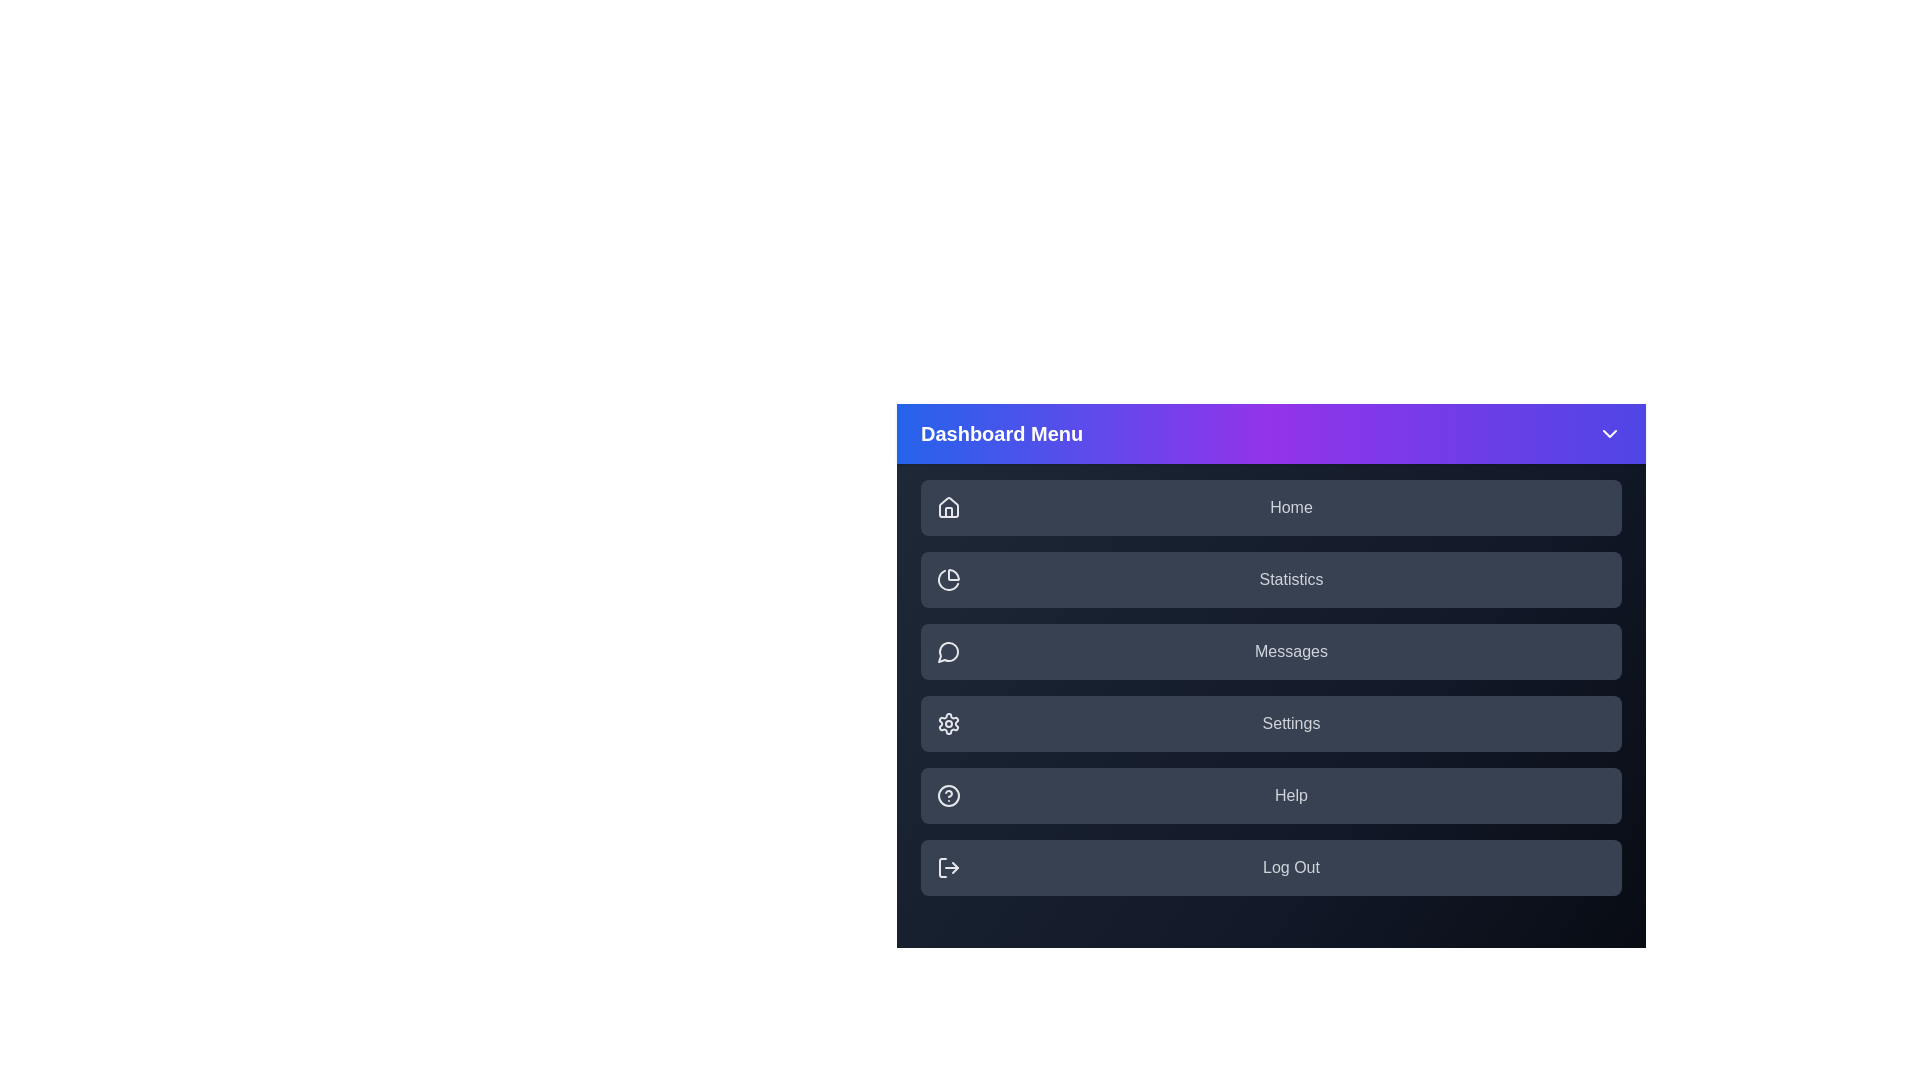 This screenshot has width=1920, height=1080. Describe the element at coordinates (1270, 724) in the screenshot. I see `the menu item labeled Settings to highlight it` at that location.